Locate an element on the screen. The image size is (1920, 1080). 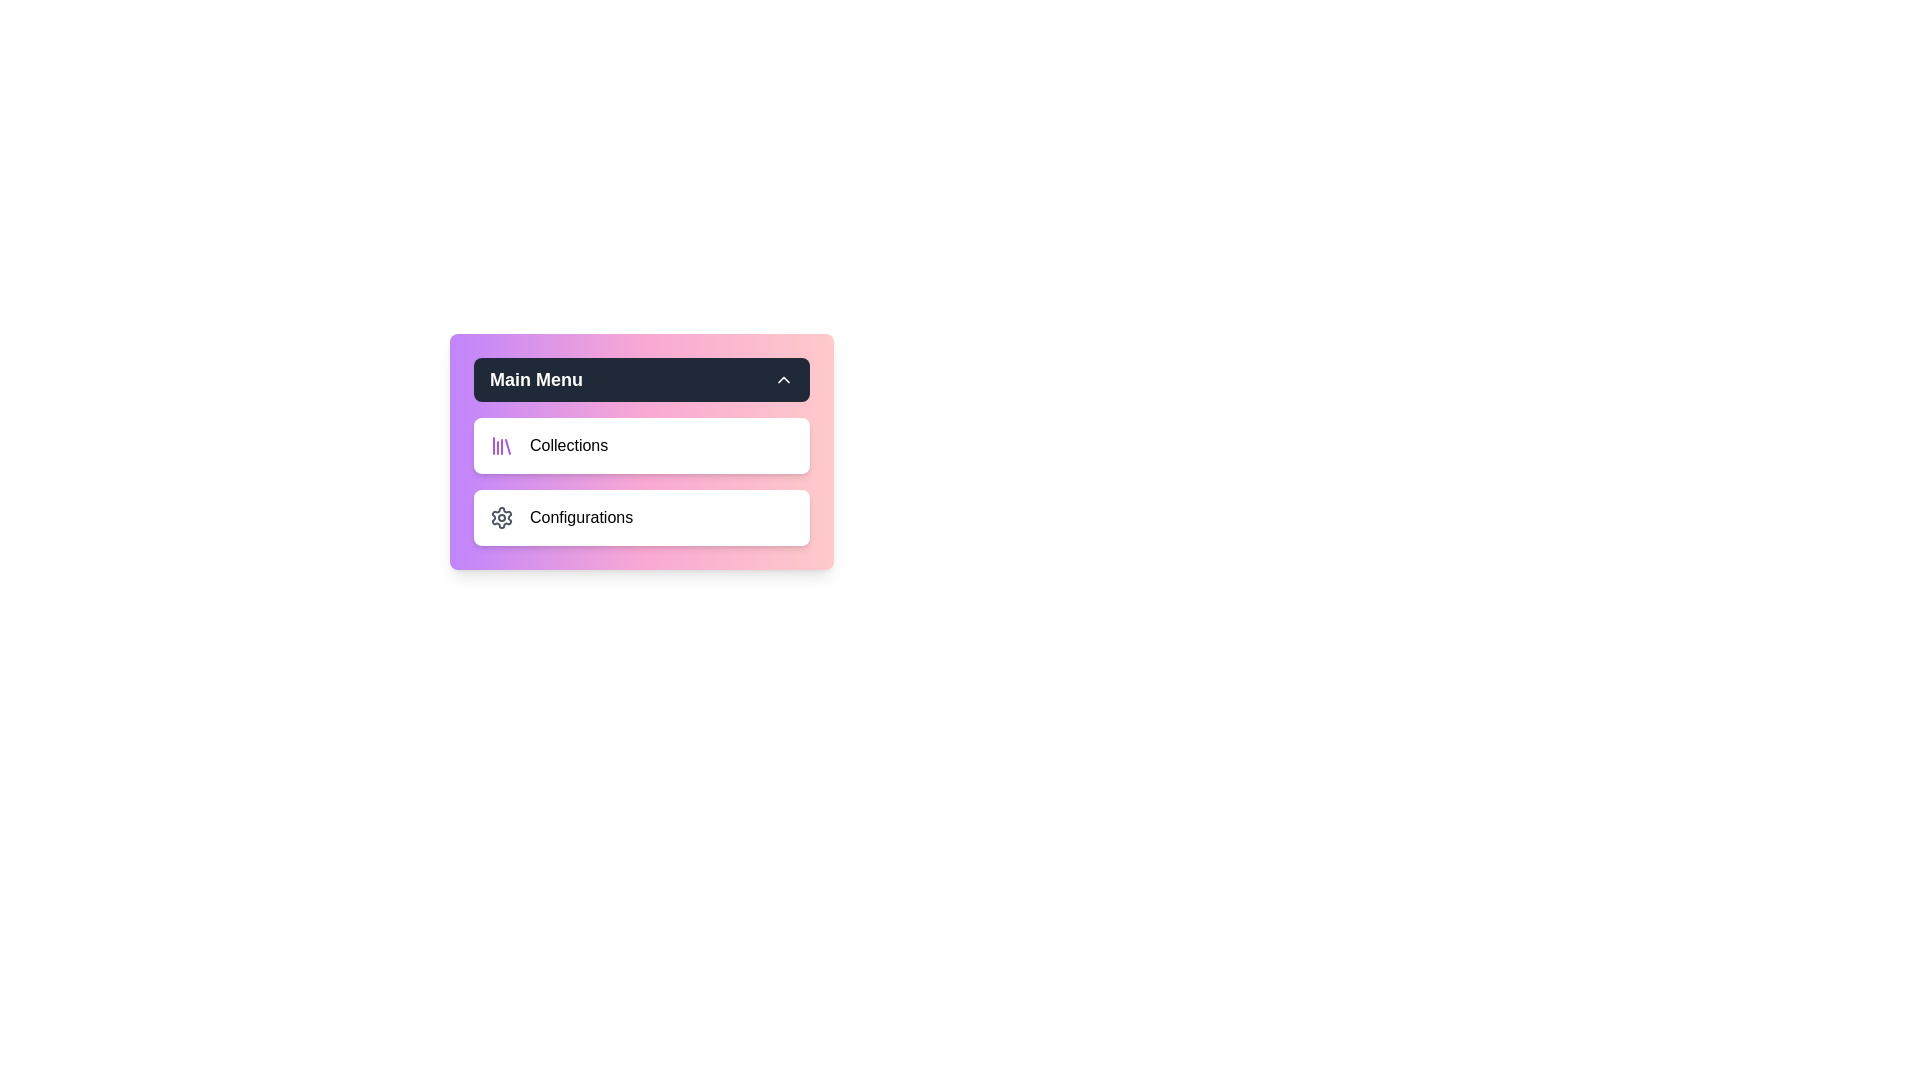
the second button in the vertically stacked list that directs users to the configurations section is located at coordinates (642, 516).